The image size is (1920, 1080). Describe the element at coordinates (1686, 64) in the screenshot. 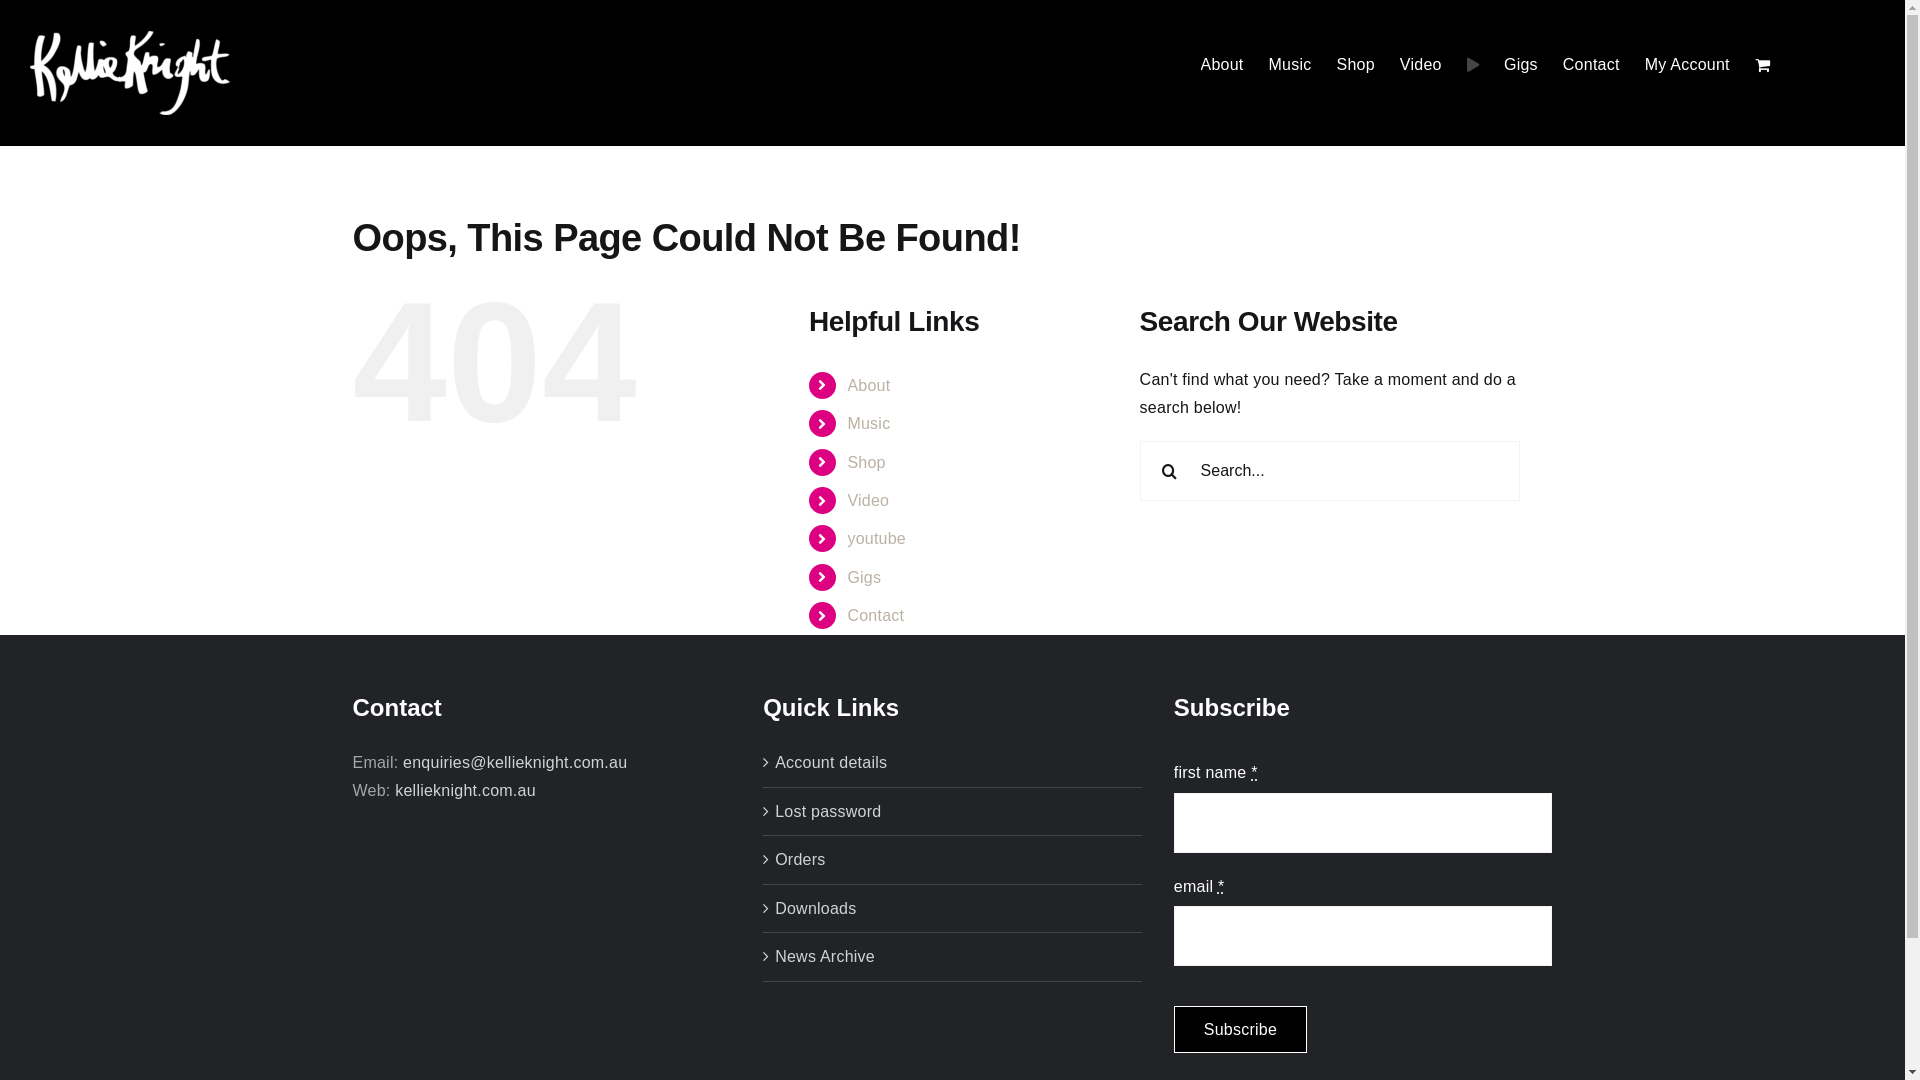

I see `'My Account'` at that location.